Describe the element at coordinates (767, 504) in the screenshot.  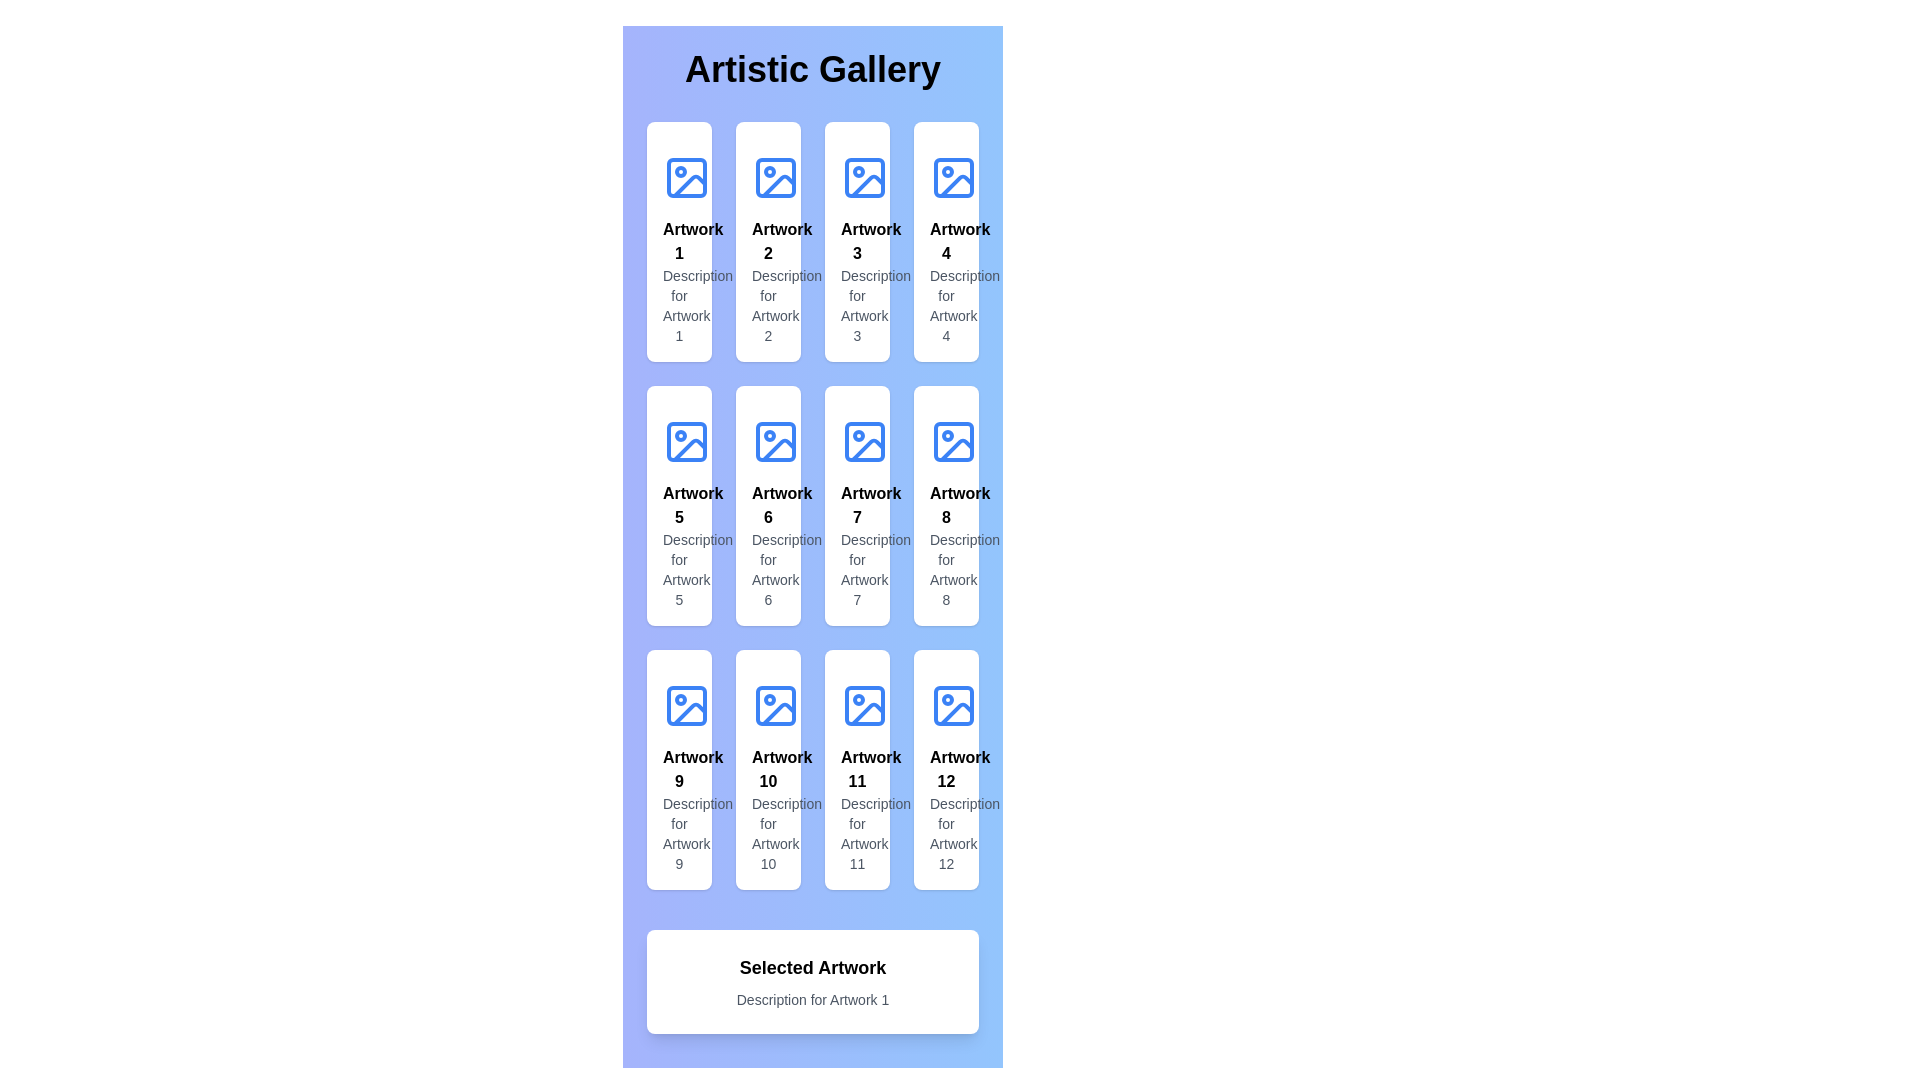
I see `the text label displaying 'Artwork 6', which is centrally aligned and bold within its UI card` at that location.